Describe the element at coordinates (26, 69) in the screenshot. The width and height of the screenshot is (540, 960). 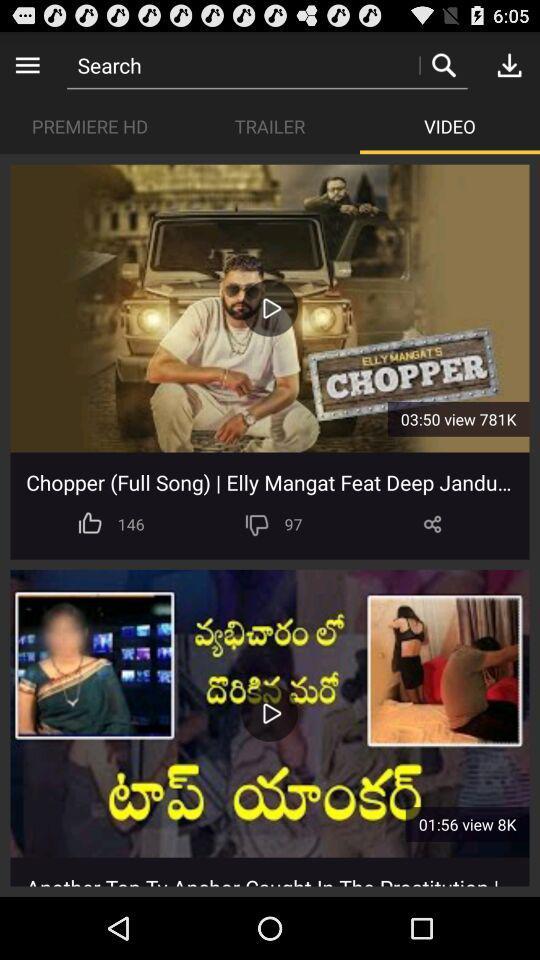
I see `the menu icon` at that location.